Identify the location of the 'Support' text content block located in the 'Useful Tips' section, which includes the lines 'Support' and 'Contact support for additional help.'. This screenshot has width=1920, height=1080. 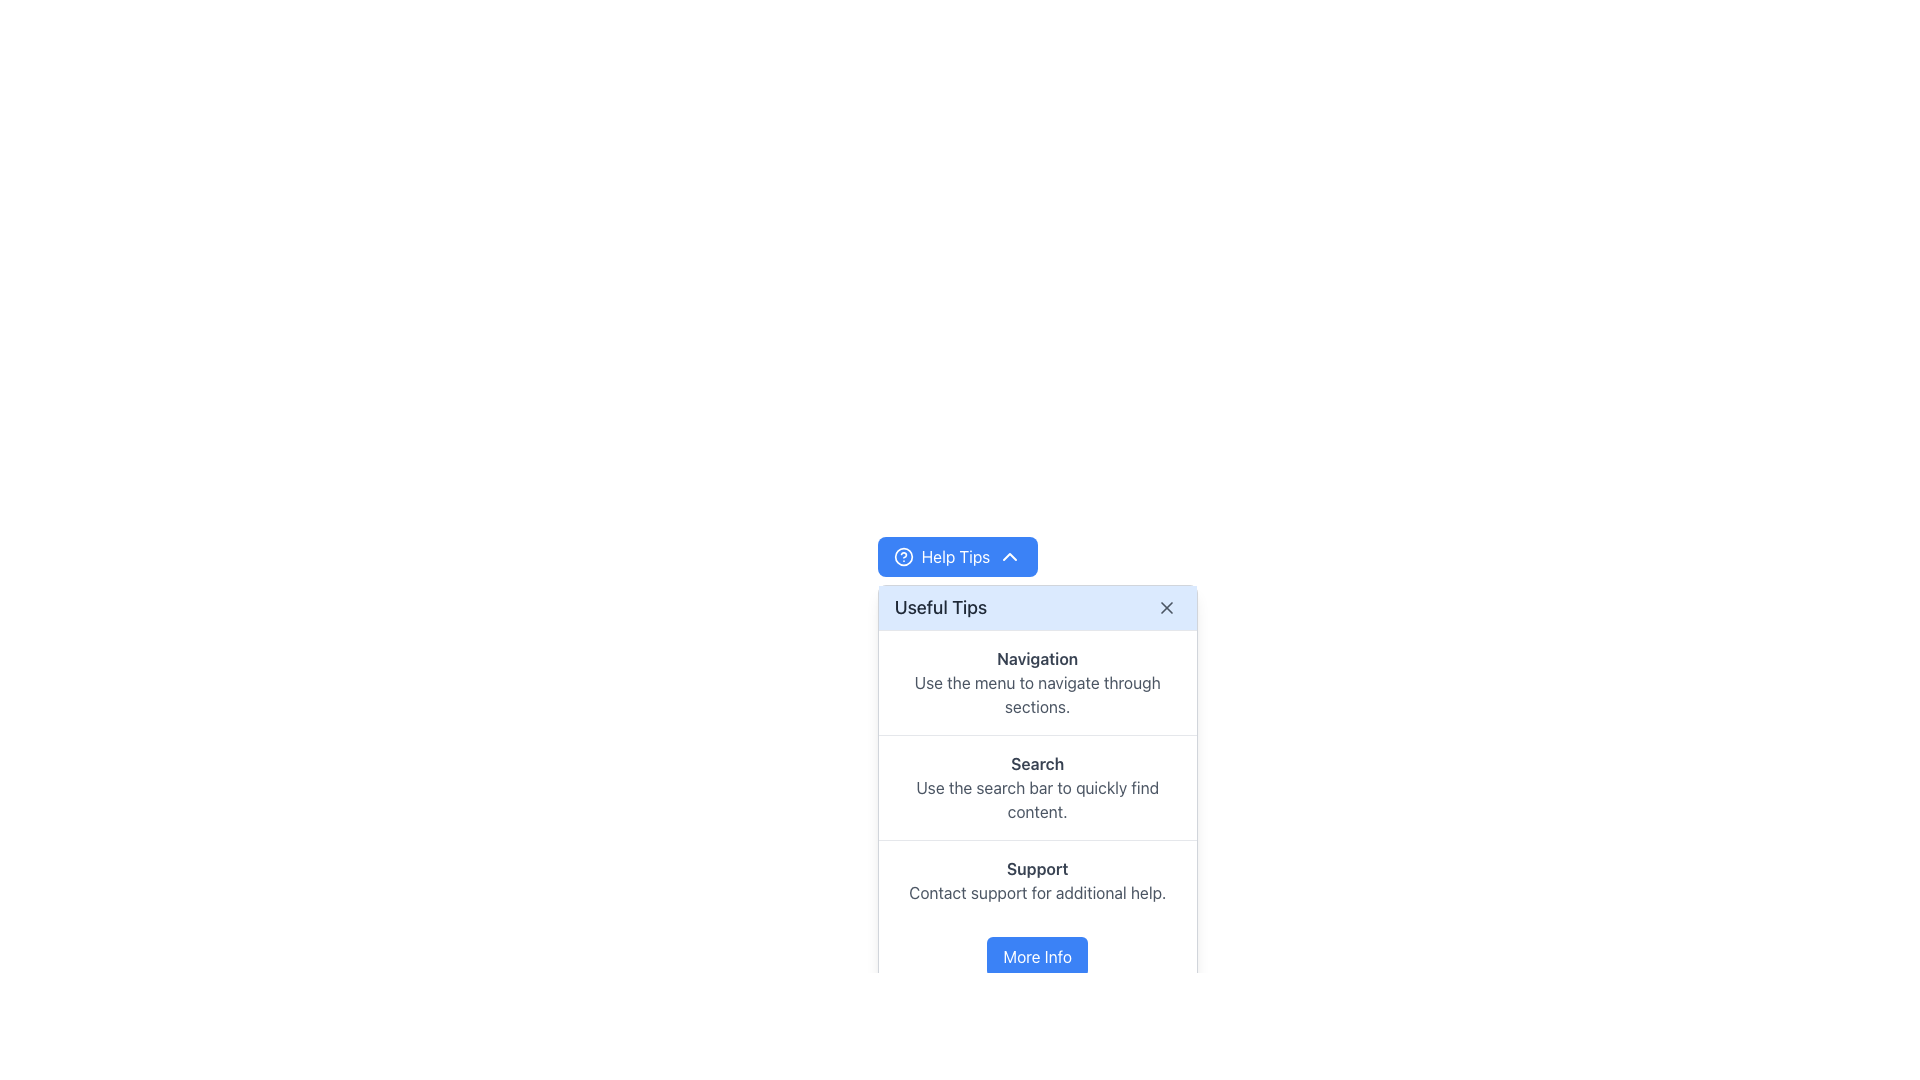
(1037, 879).